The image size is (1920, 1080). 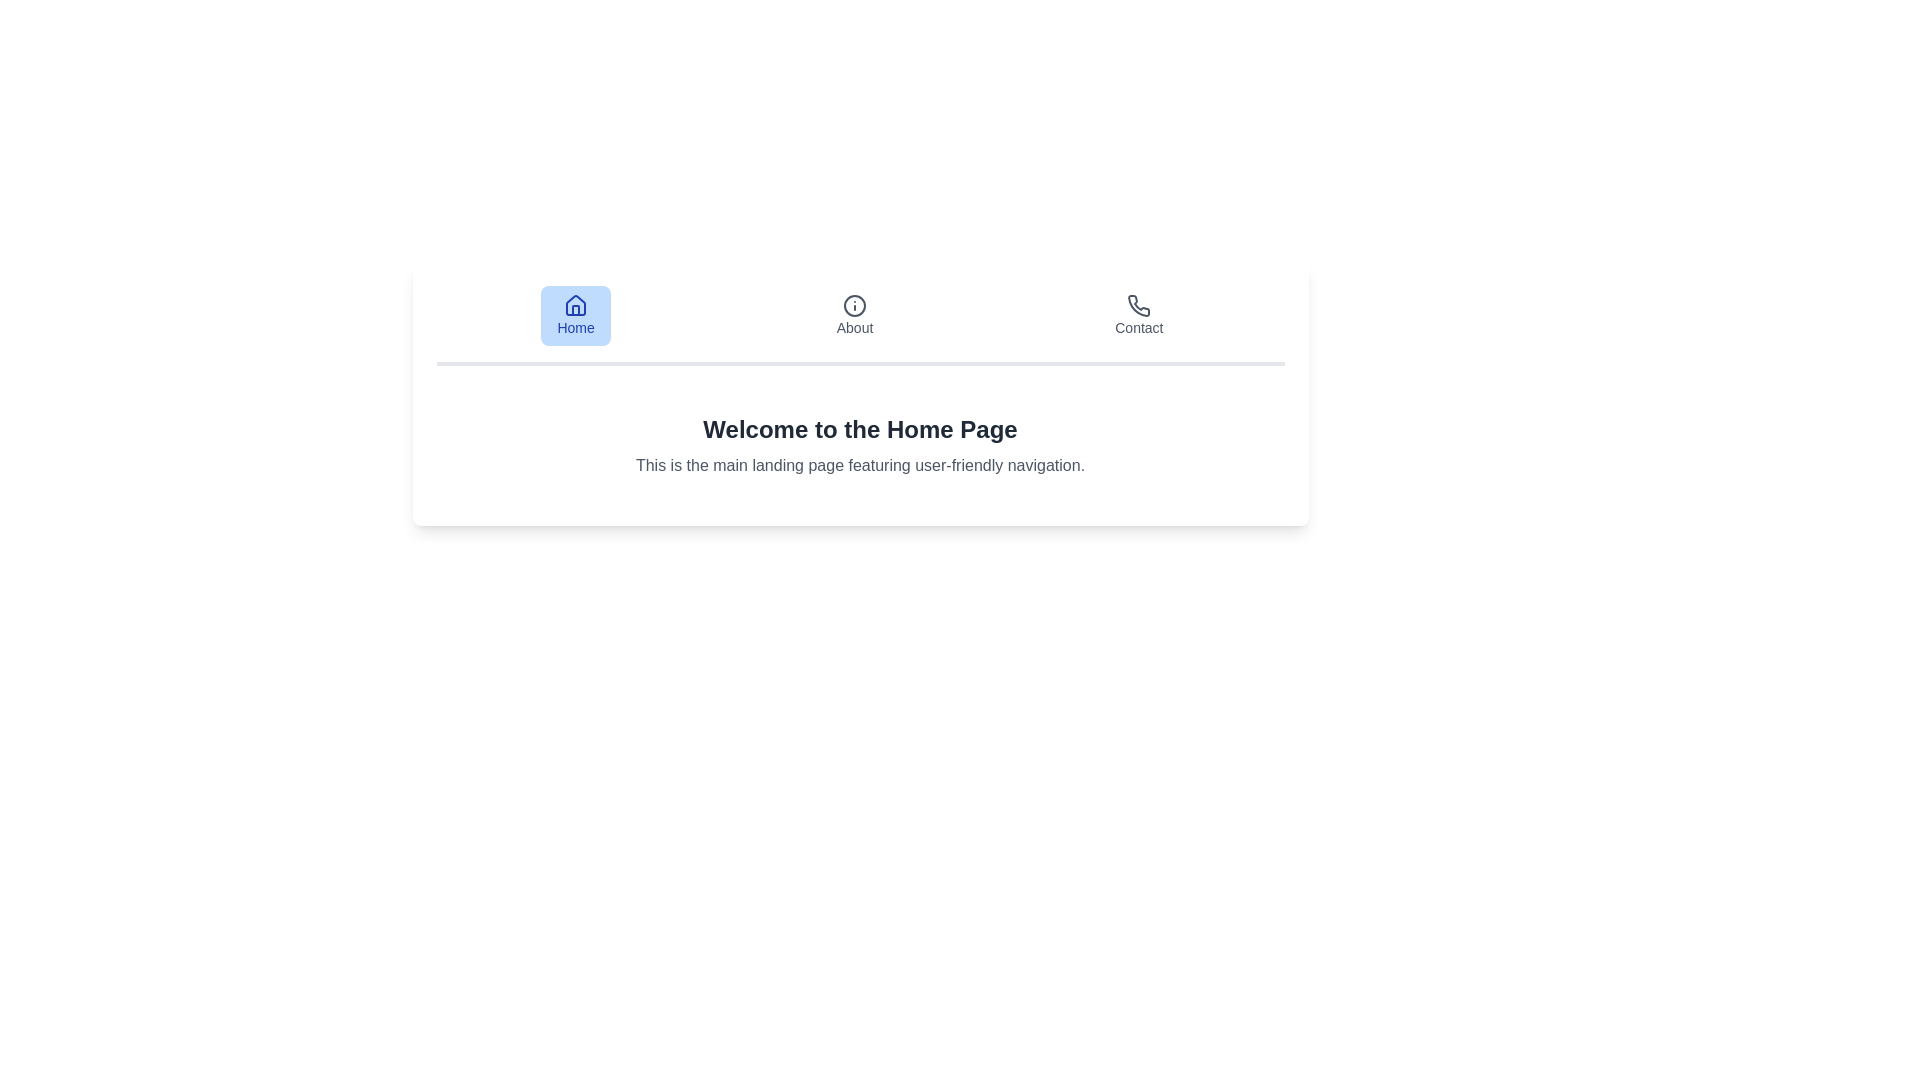 What do you see at coordinates (1138, 315) in the screenshot?
I see `the Contact tab to view its content` at bounding box center [1138, 315].